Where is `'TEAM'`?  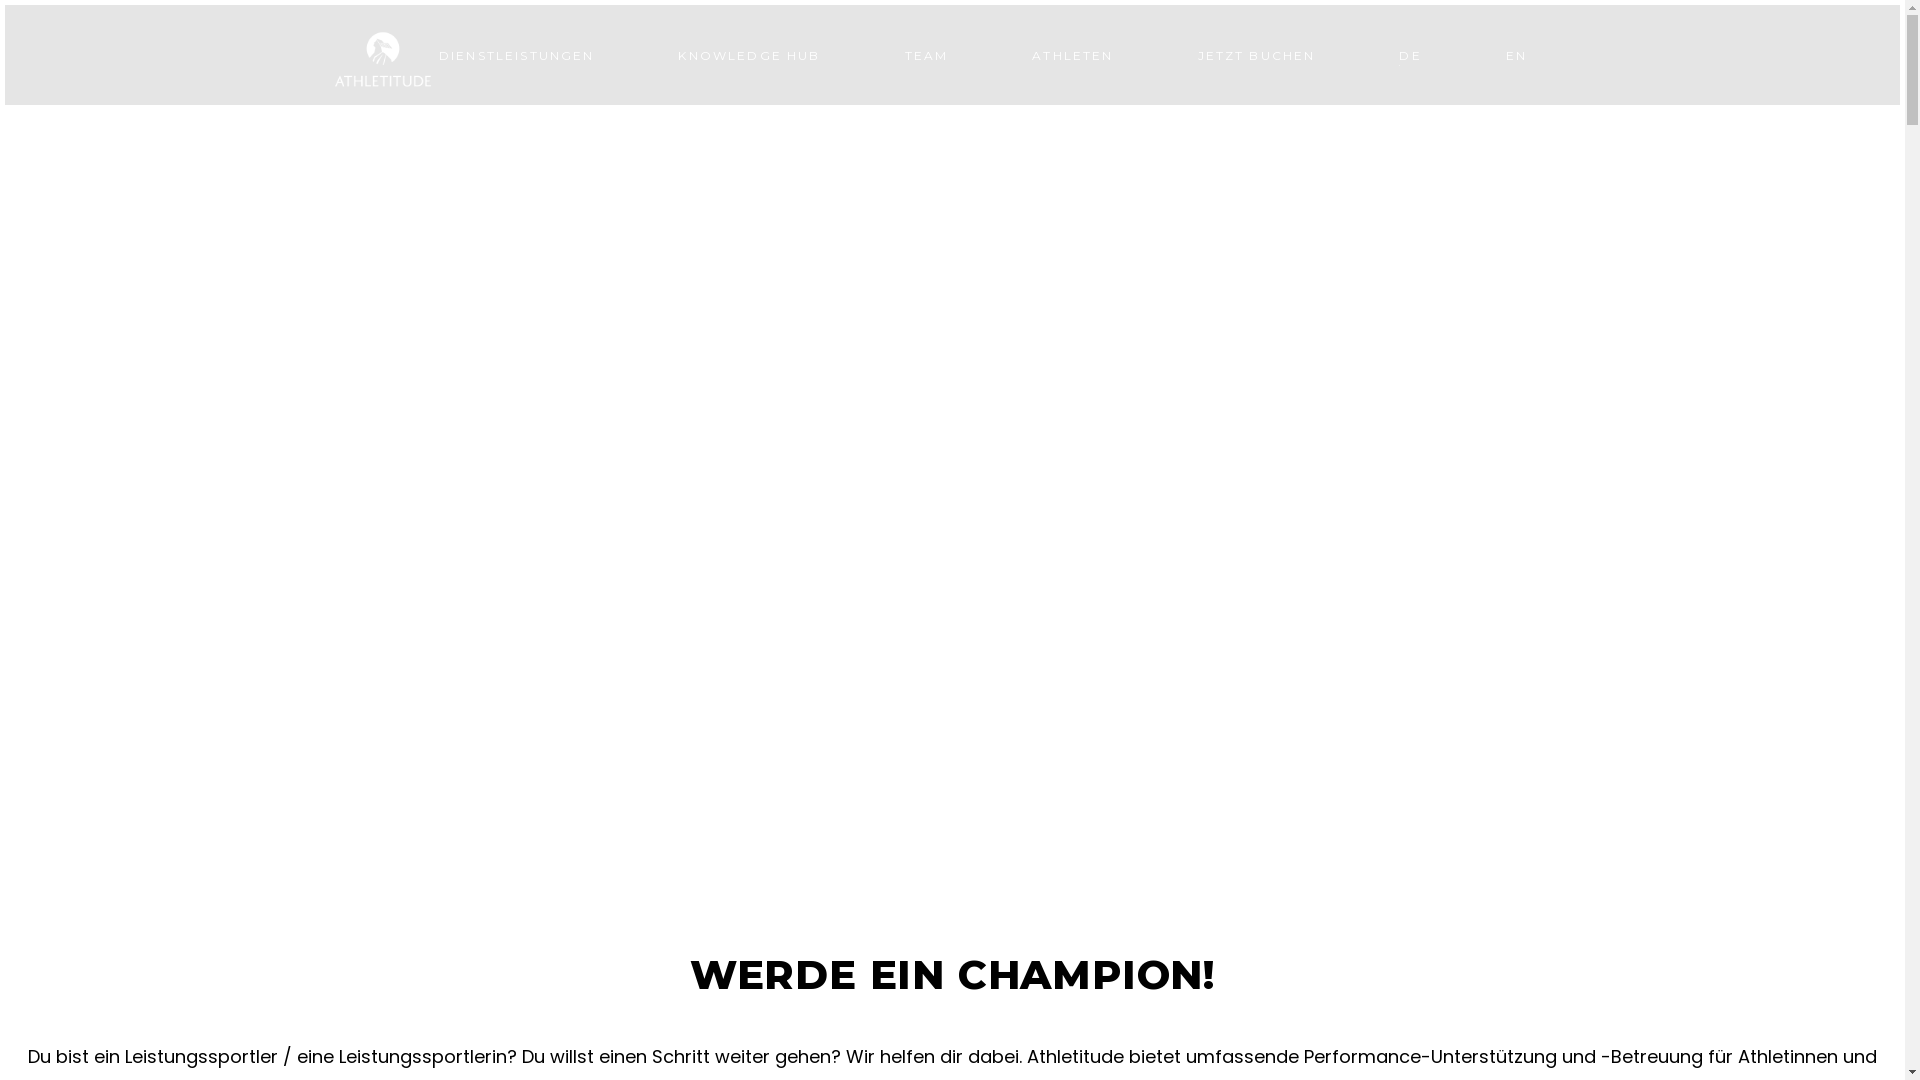
'TEAM' is located at coordinates (925, 54).